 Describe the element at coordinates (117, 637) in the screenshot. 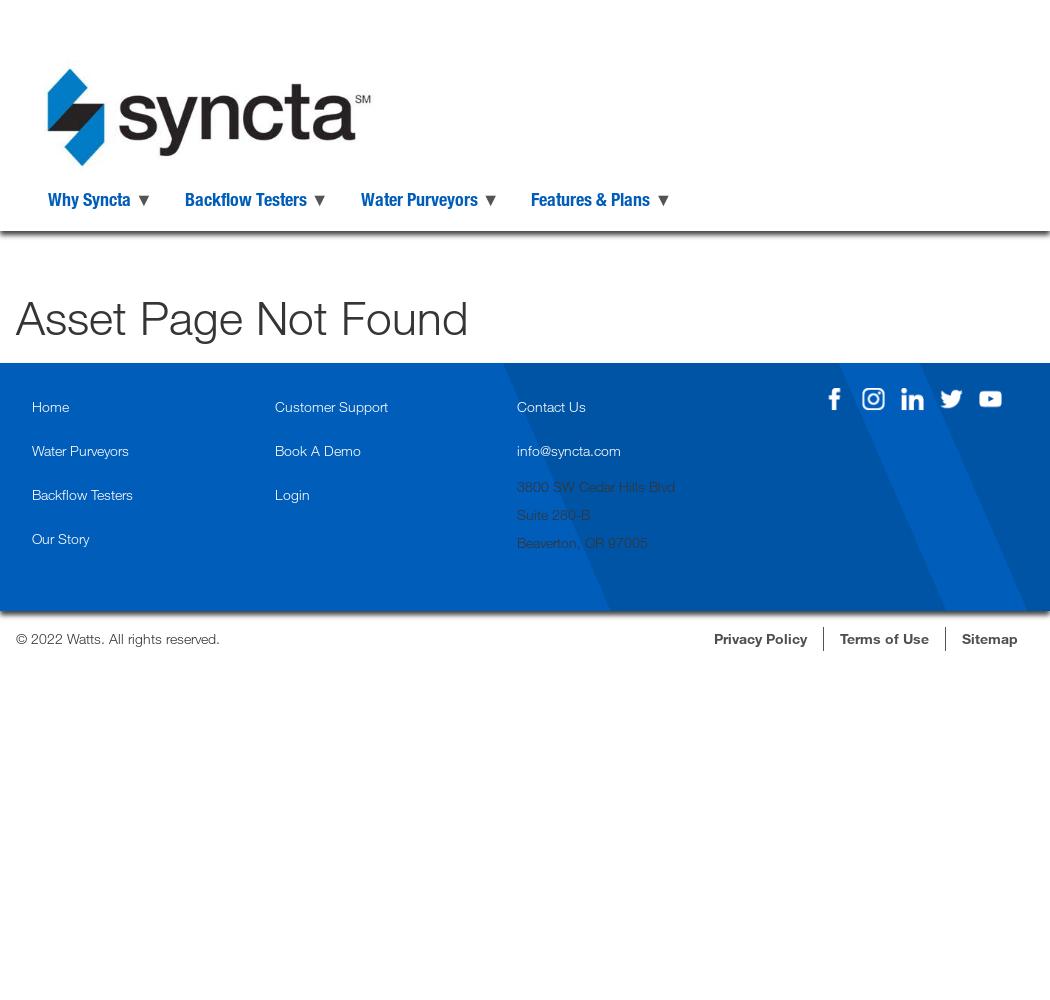

I see `'© 2022 Watts. All rights reserved.'` at that location.